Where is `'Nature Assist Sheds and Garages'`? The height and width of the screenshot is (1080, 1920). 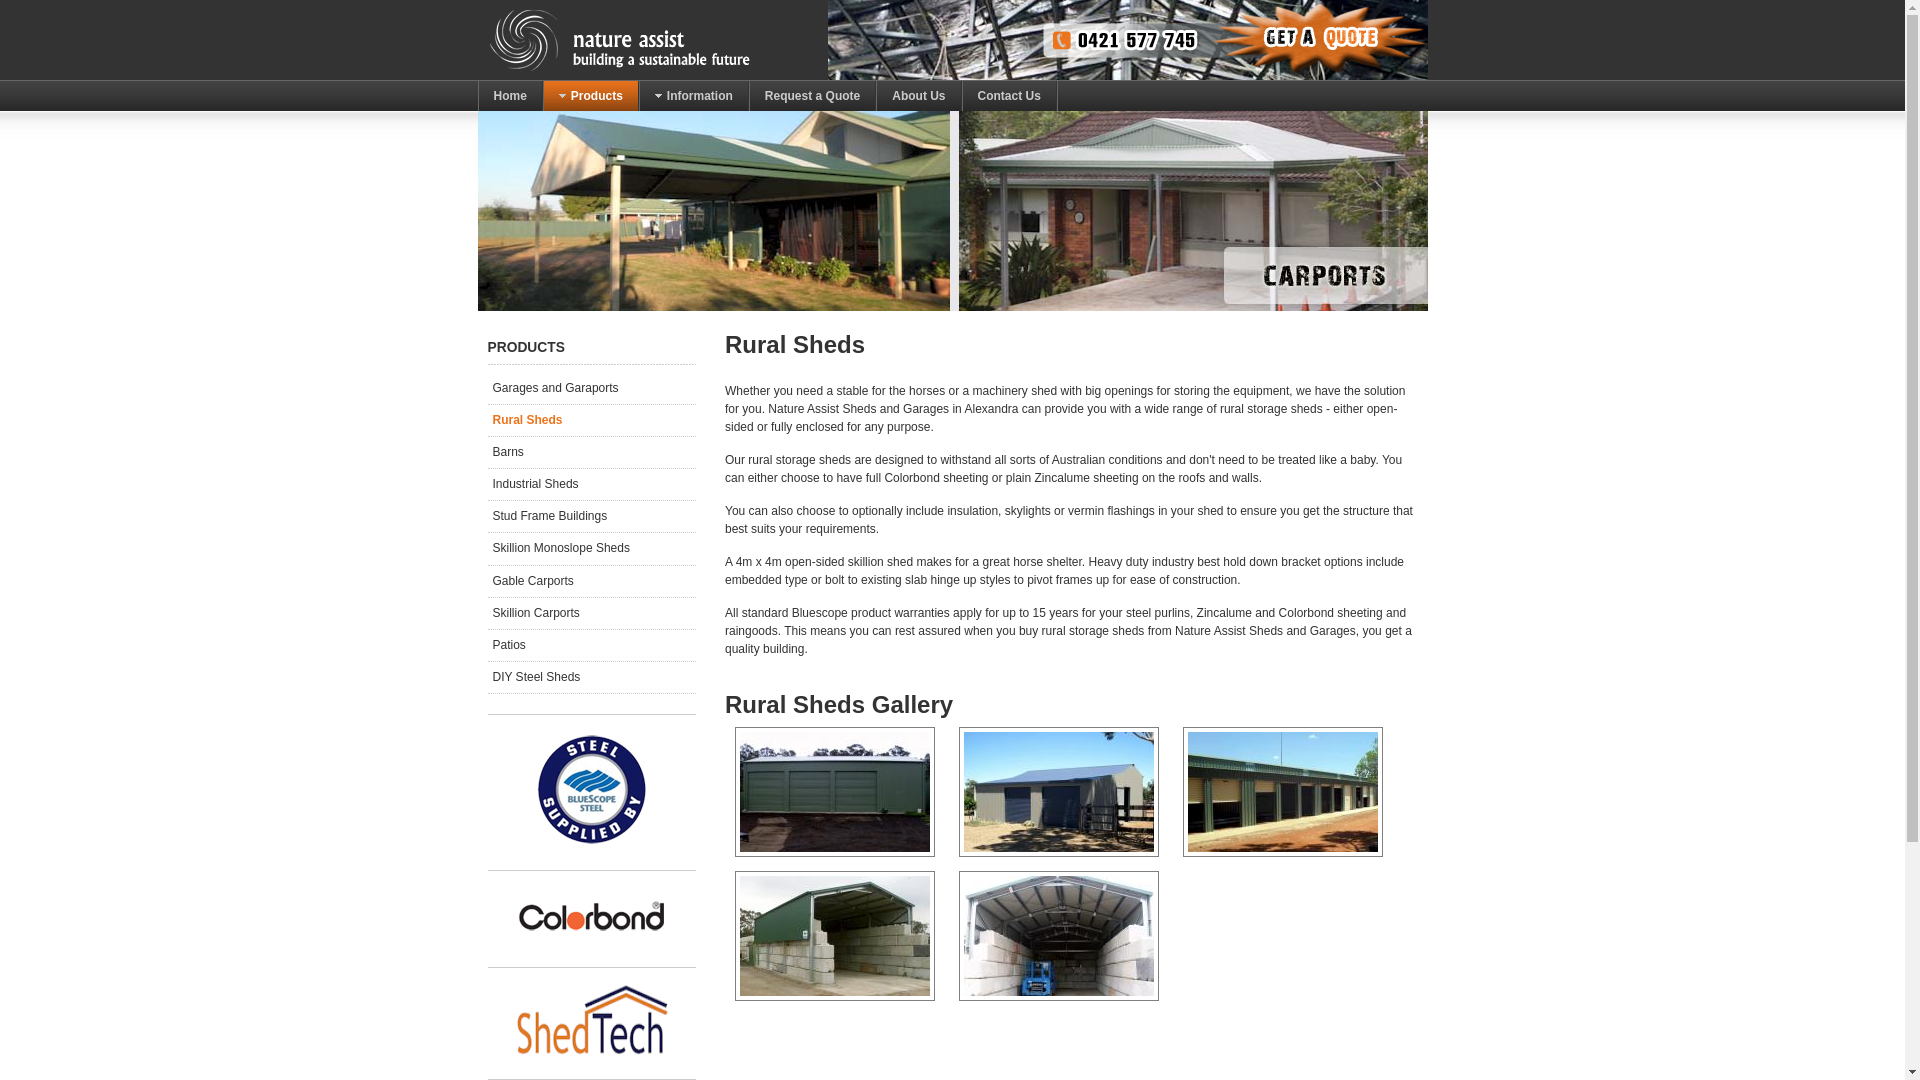
'Nature Assist Sheds and Garages' is located at coordinates (488, 39).